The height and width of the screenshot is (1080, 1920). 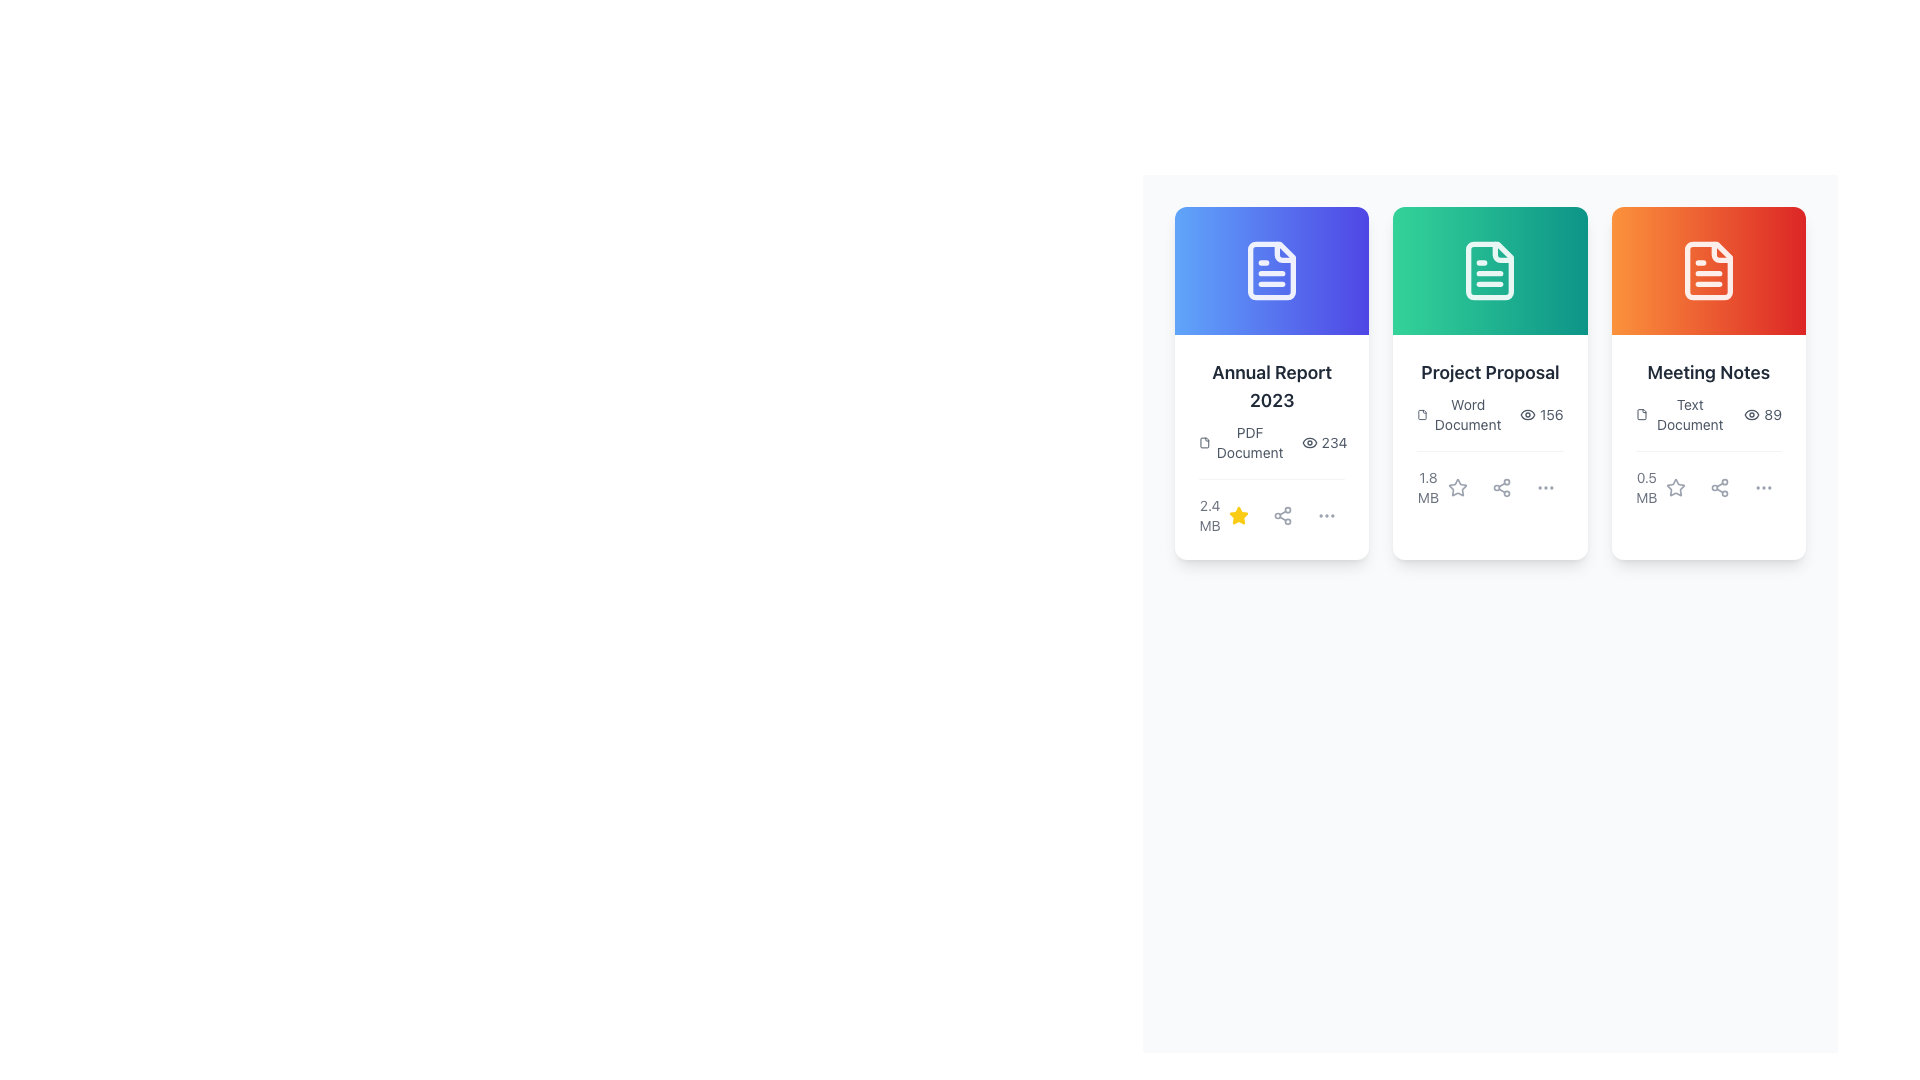 I want to click on the informational display showing 'Text Document 89' with an eye icon in the 'Meeting Notes' card, so click(x=1707, y=414).